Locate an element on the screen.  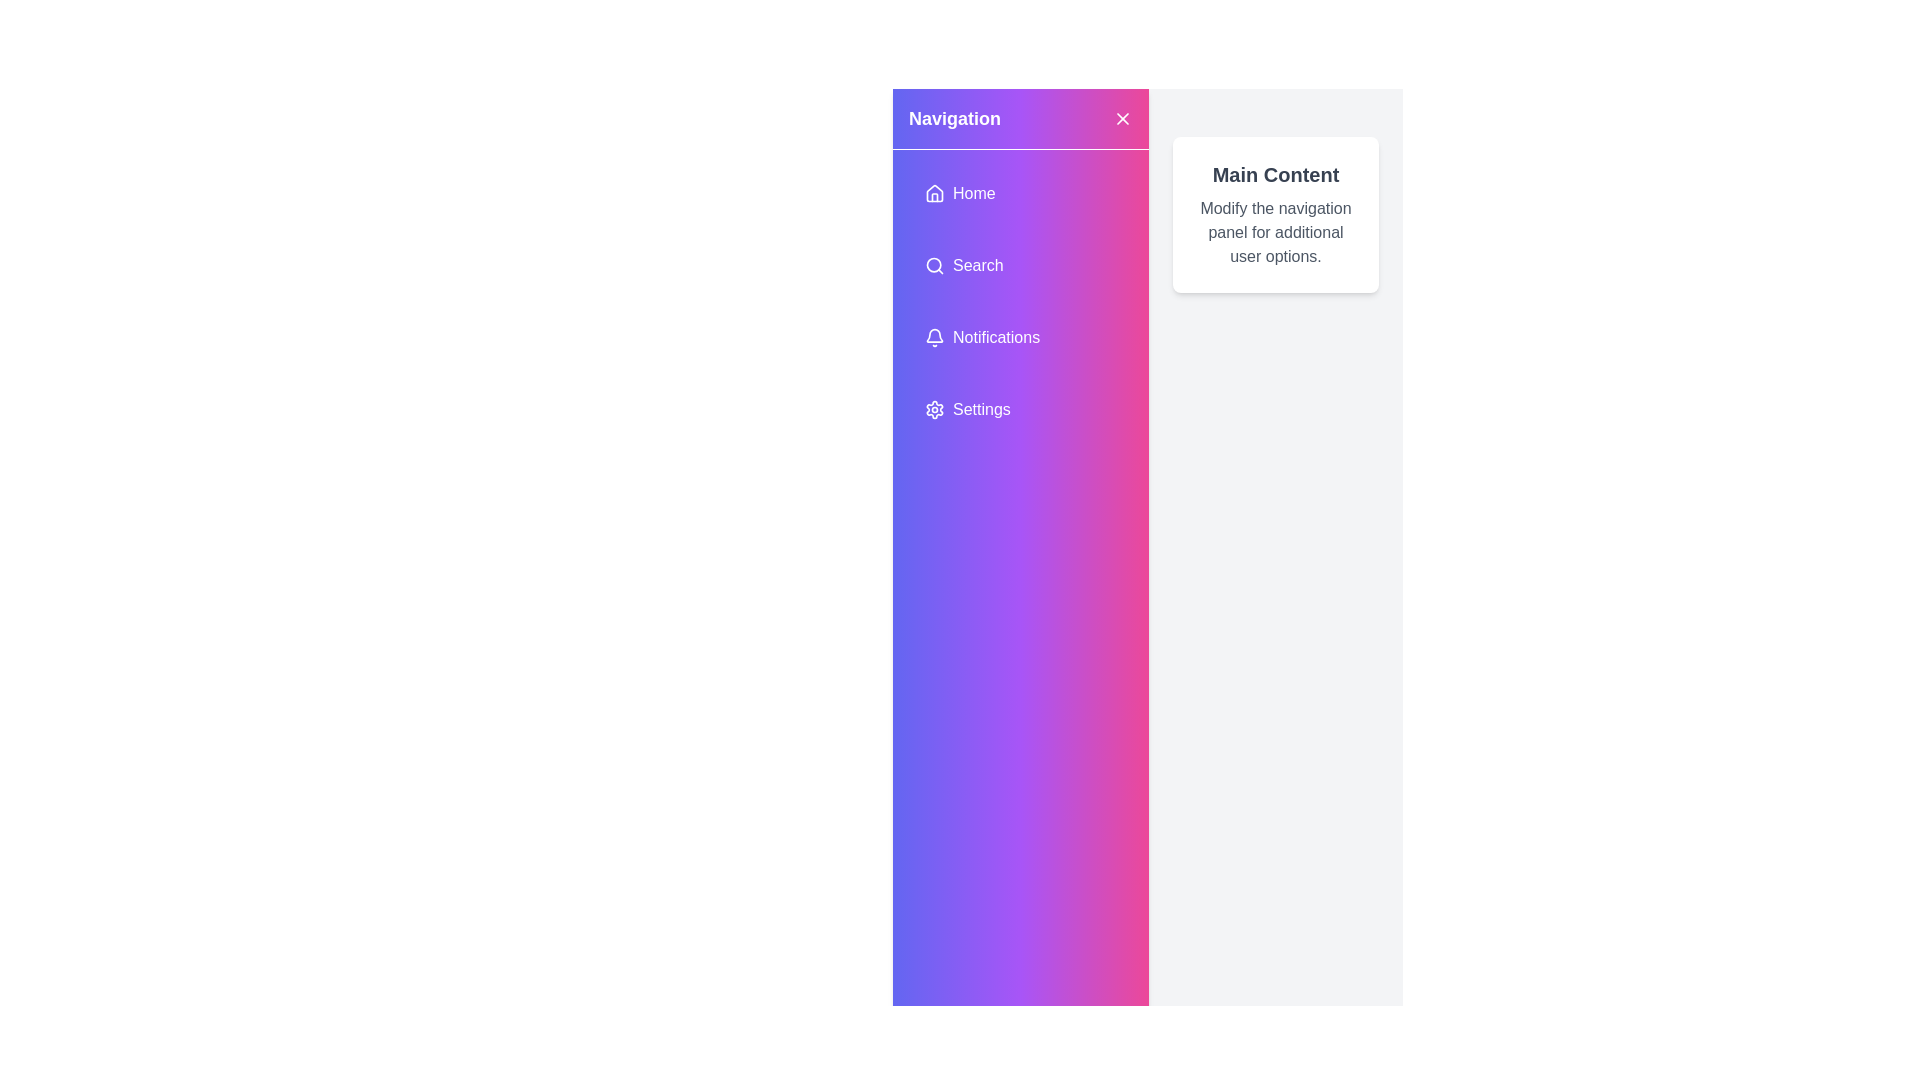
the magnifying glass icon representing the search action located within the 'Search' button in the vertical navigation menu to initiate a search is located at coordinates (934, 265).